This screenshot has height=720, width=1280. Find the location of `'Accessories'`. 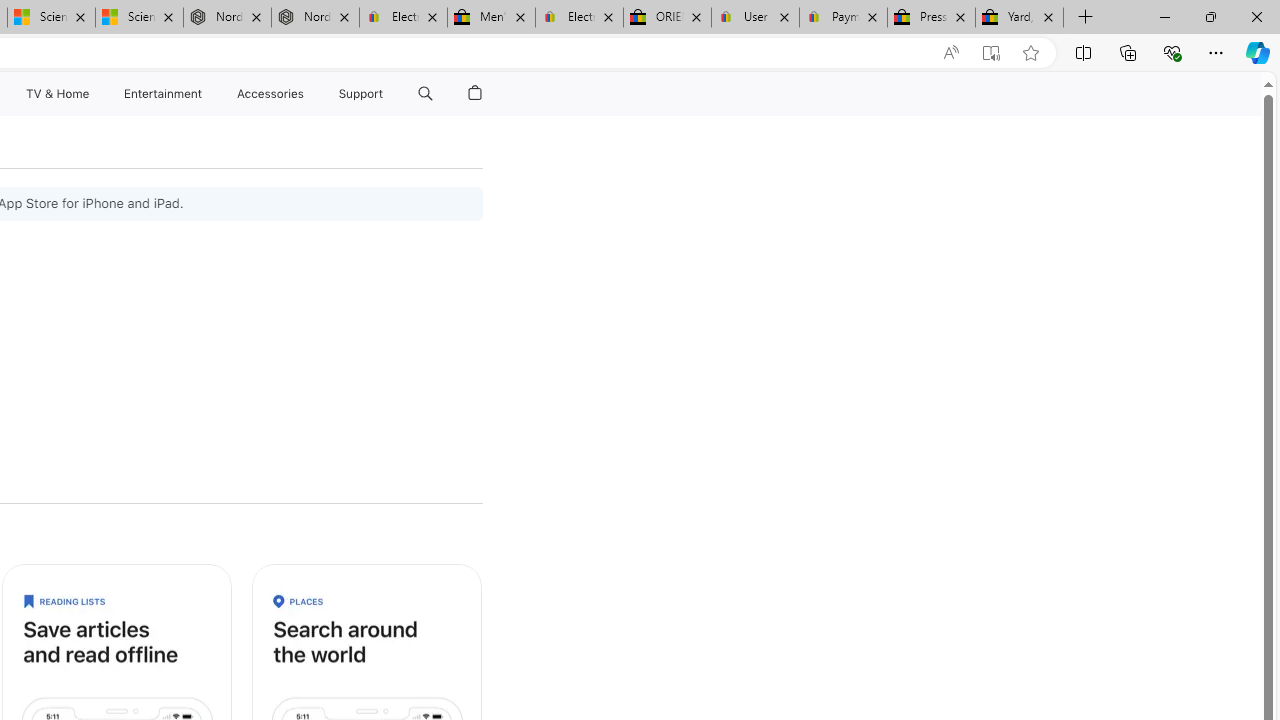

'Accessories' is located at coordinates (269, 93).